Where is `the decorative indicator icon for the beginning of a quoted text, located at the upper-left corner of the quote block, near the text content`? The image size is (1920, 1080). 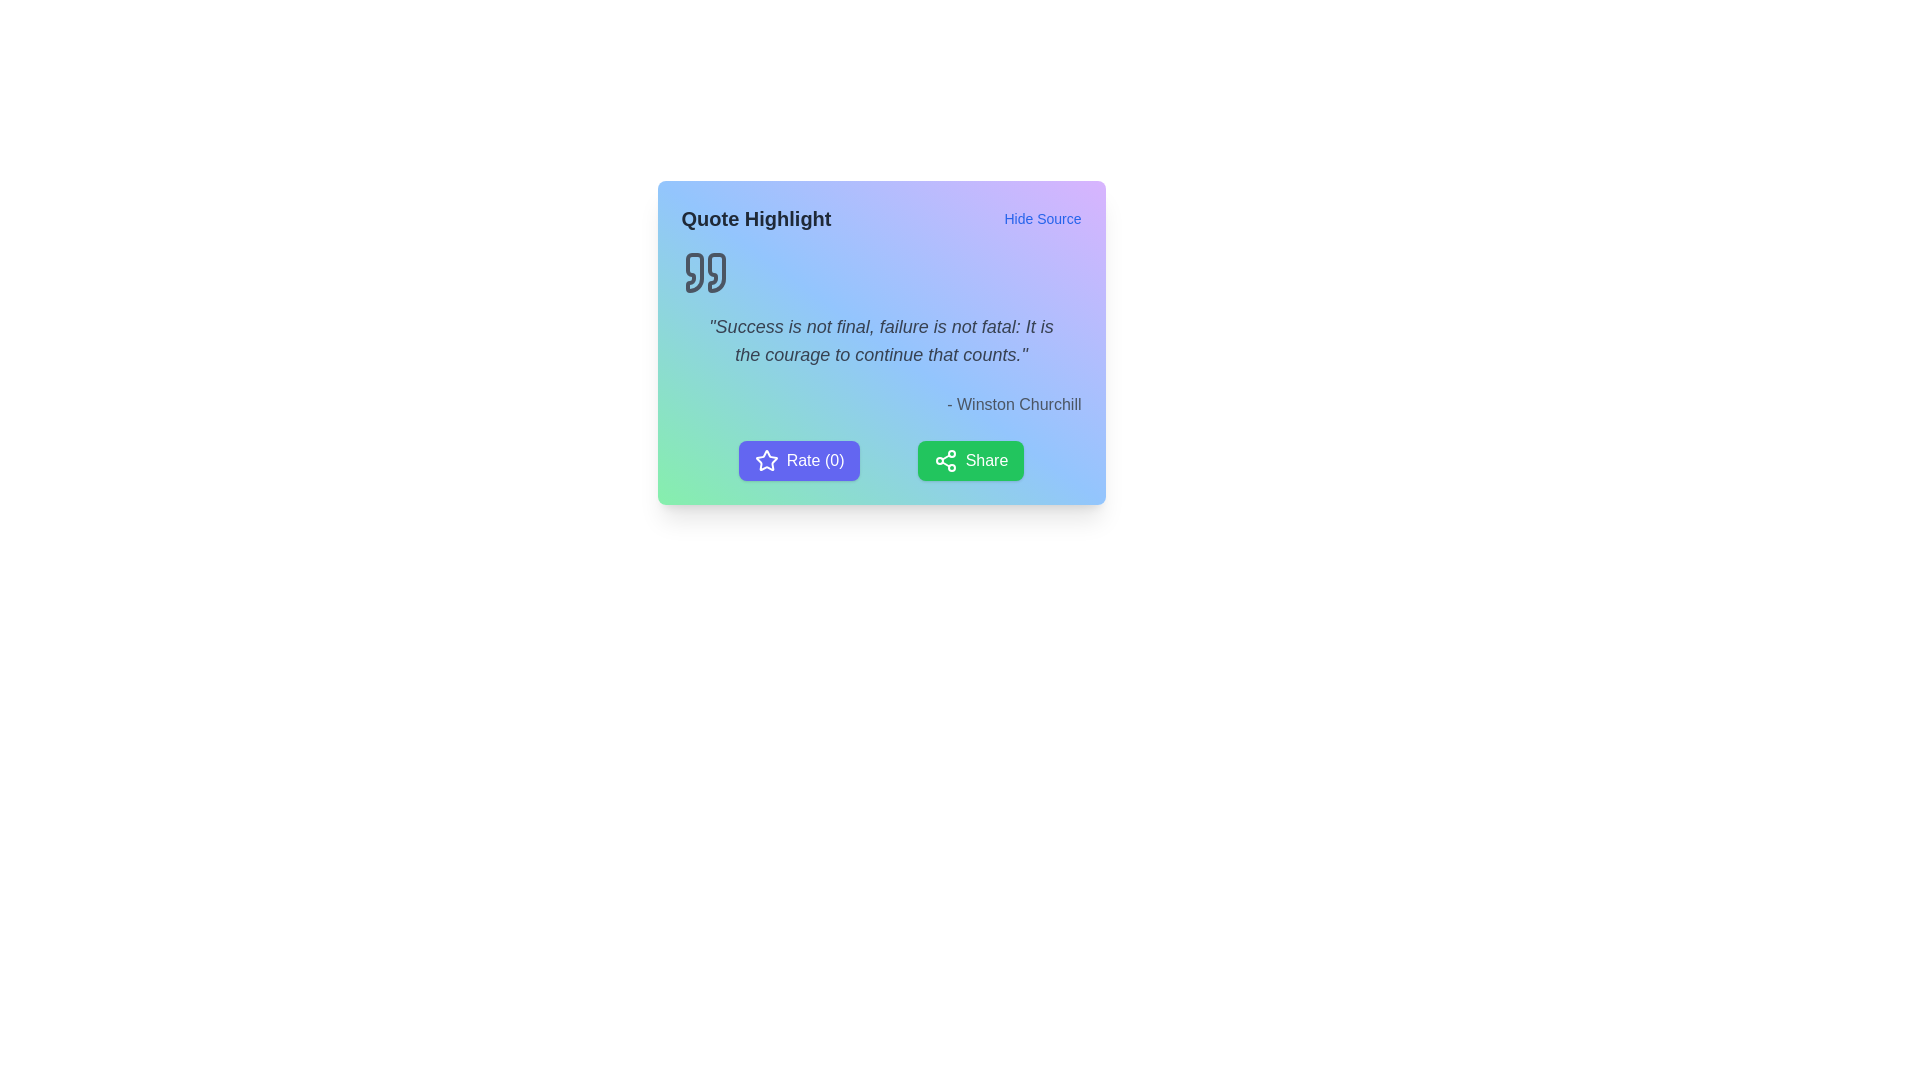 the decorative indicator icon for the beginning of a quoted text, located at the upper-left corner of the quote block, near the text content is located at coordinates (694, 273).